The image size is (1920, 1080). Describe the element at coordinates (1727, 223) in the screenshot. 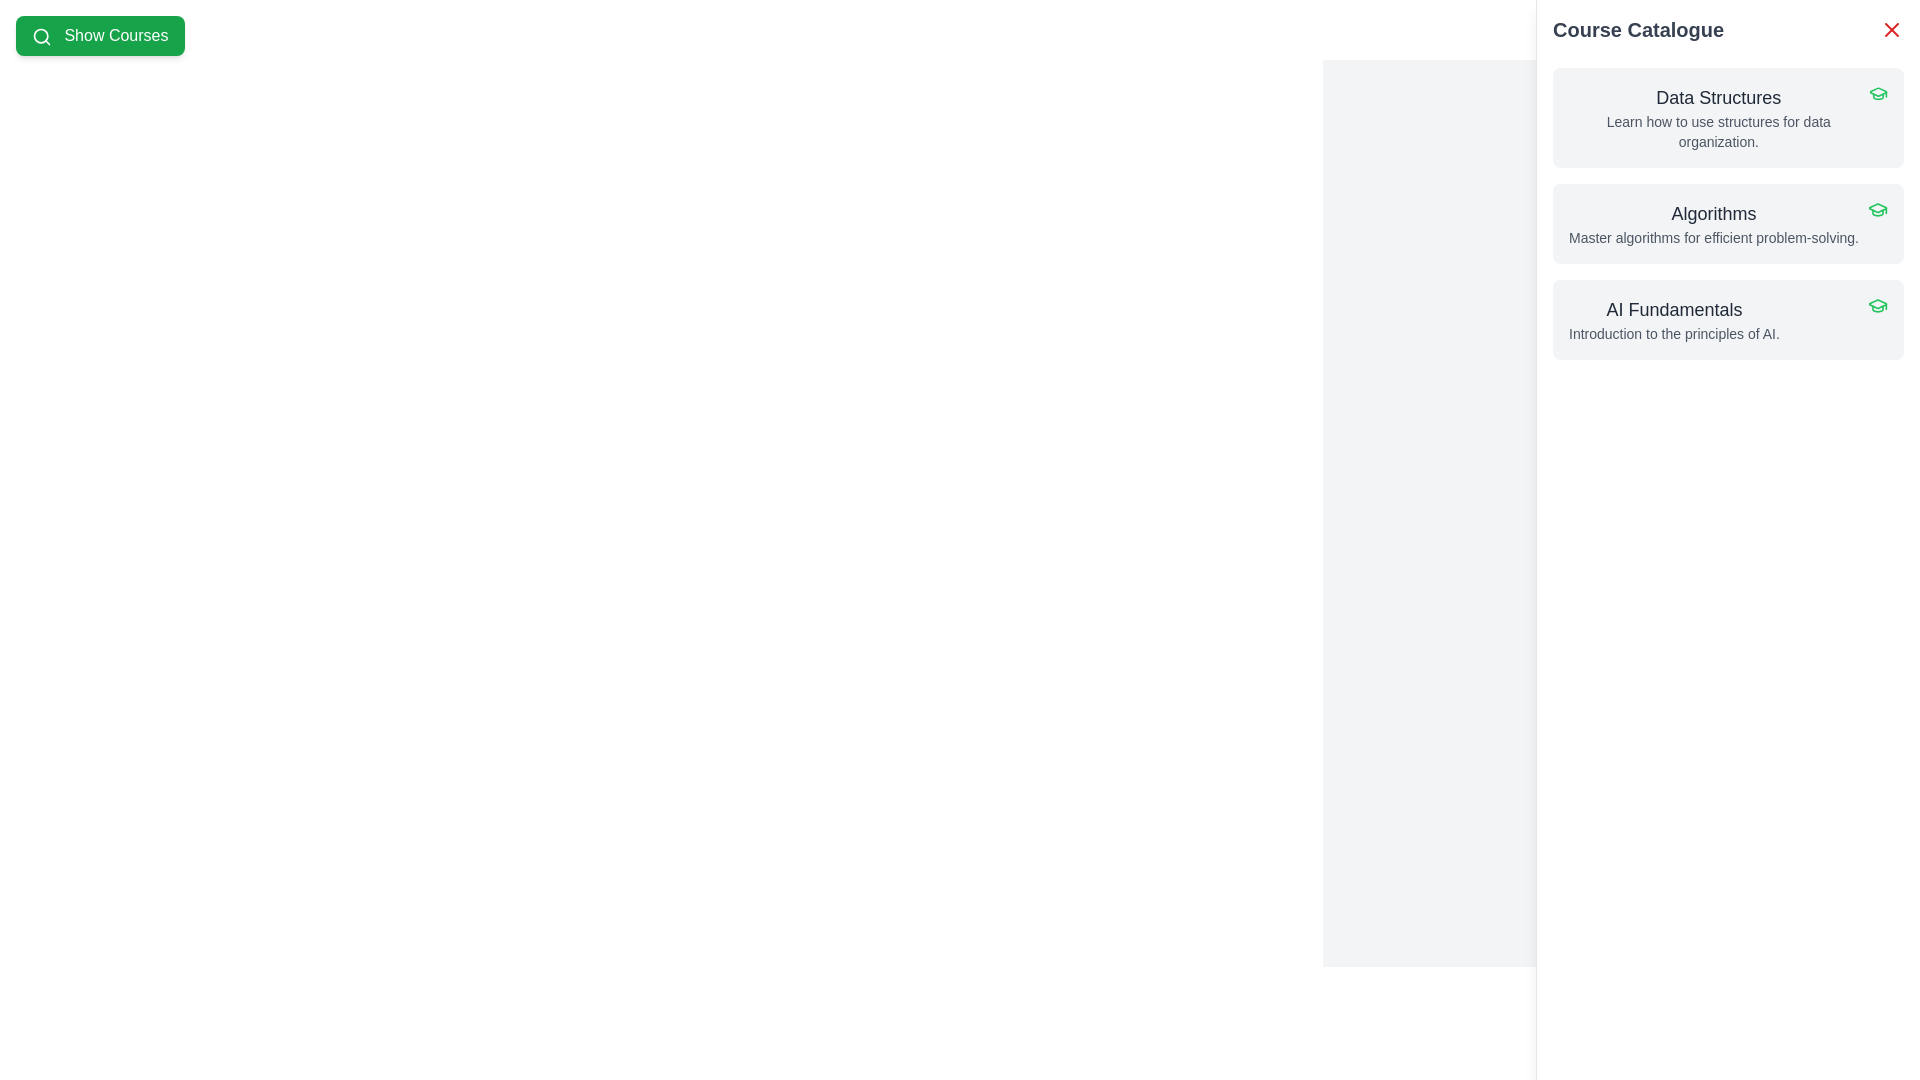

I see `the 'Algorithms' interactive course card in the Course Catalogue panel, which is the middle card in a vertical list of three courses` at that location.